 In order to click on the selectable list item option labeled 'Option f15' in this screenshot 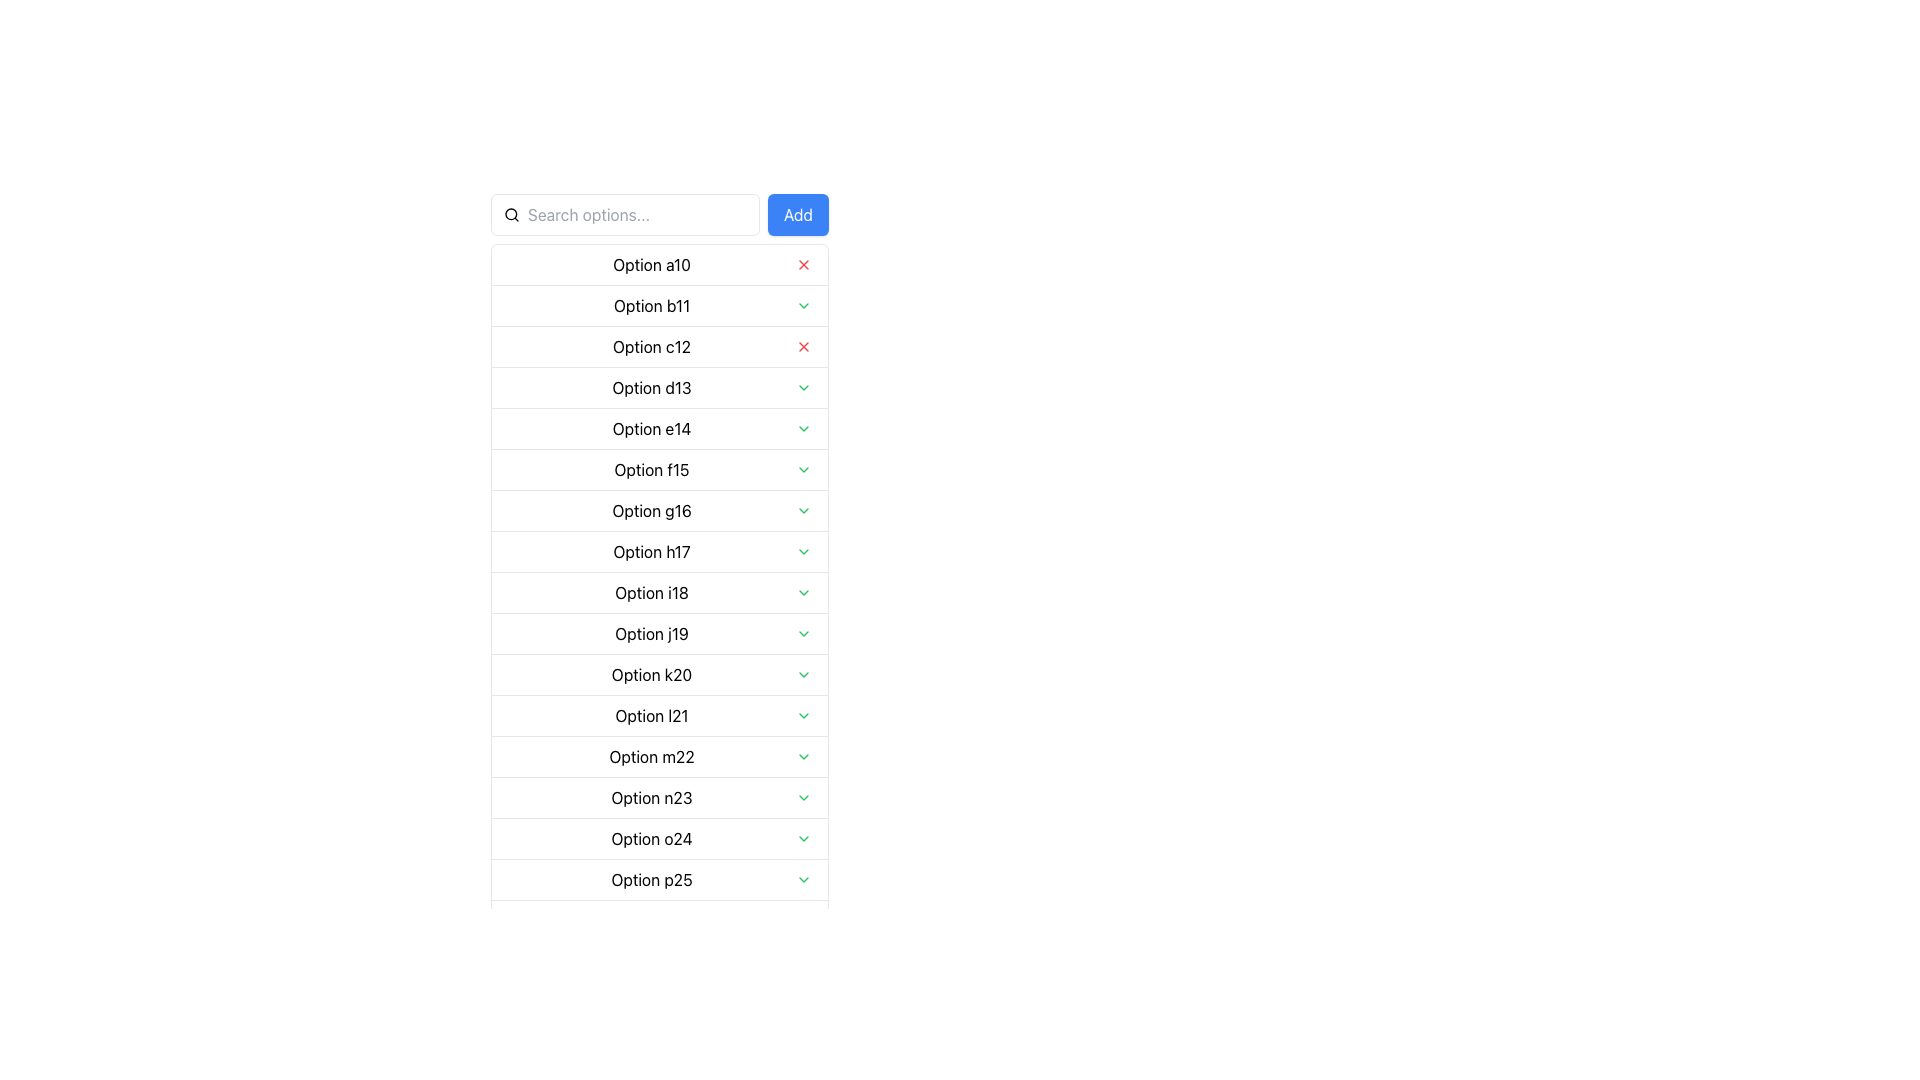, I will do `click(660, 469)`.